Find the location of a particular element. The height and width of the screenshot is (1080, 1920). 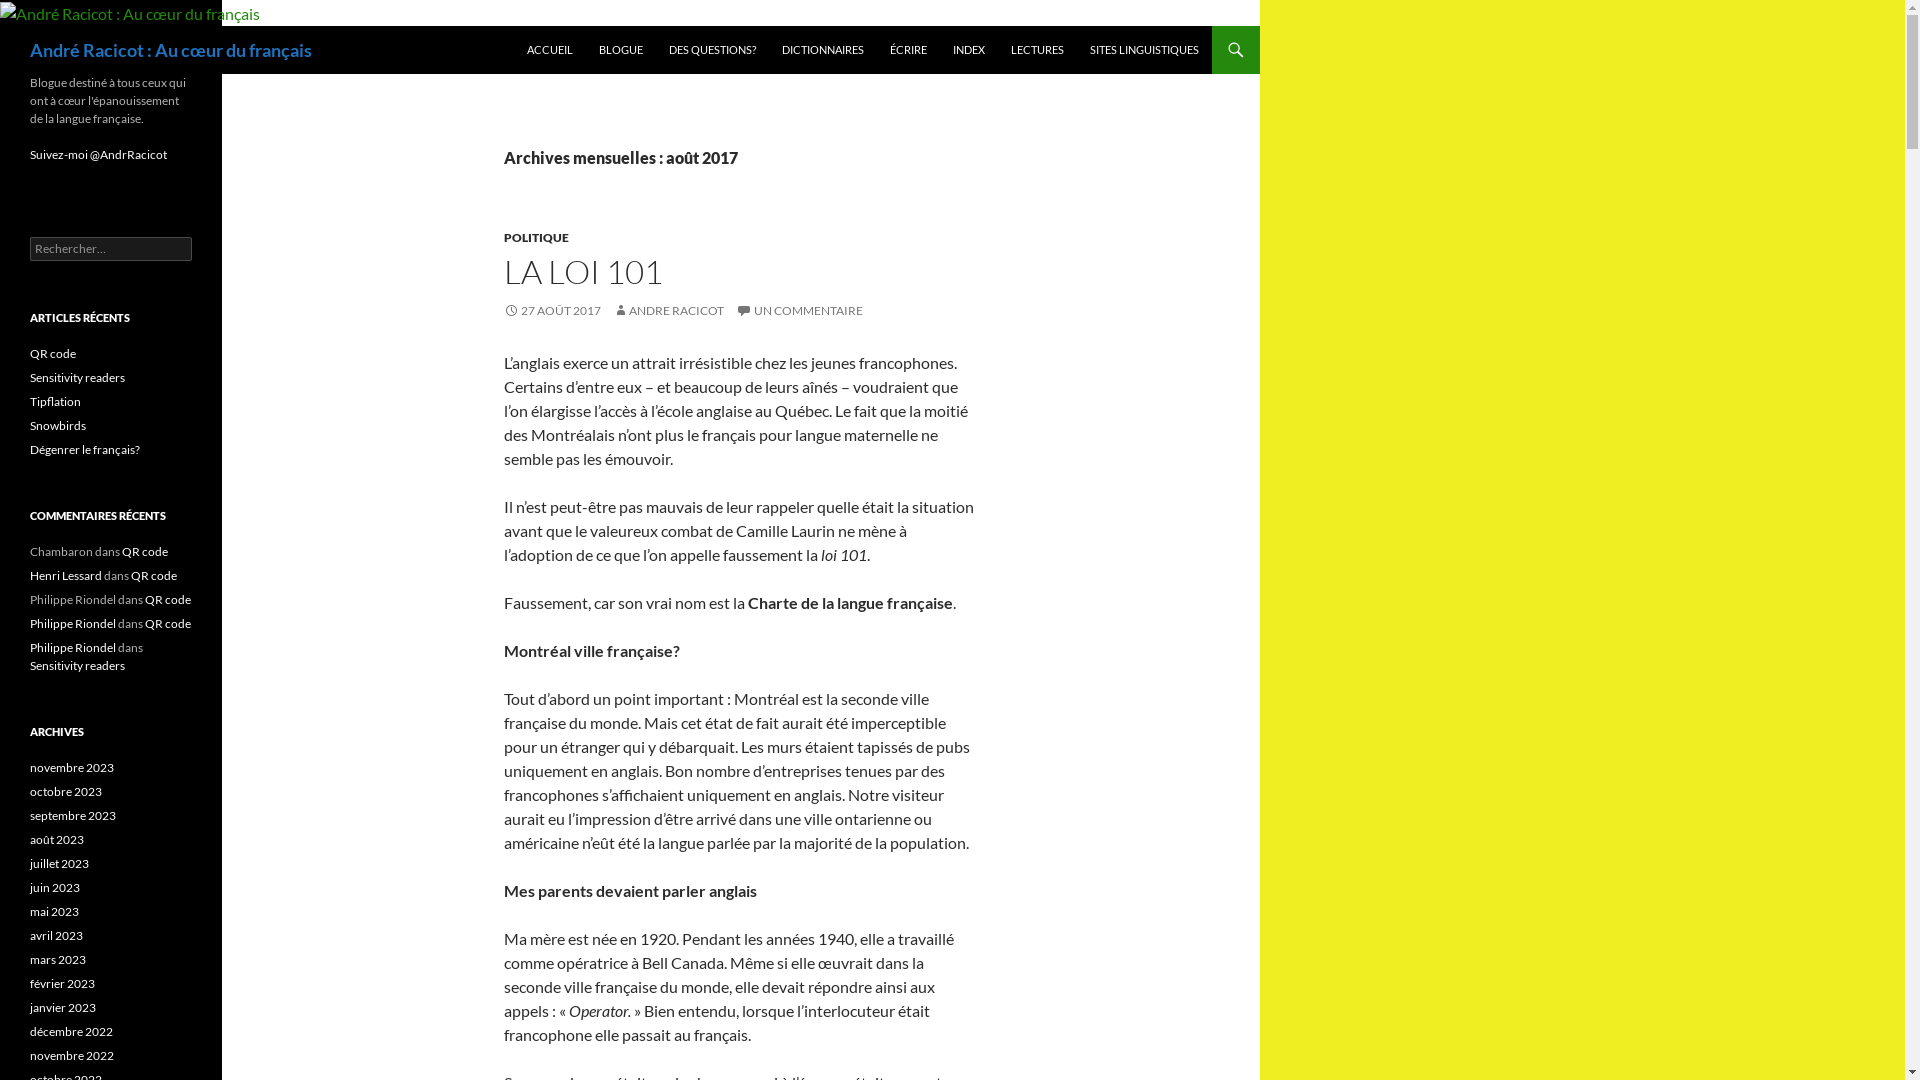

'BLOGUE' is located at coordinates (619, 49).